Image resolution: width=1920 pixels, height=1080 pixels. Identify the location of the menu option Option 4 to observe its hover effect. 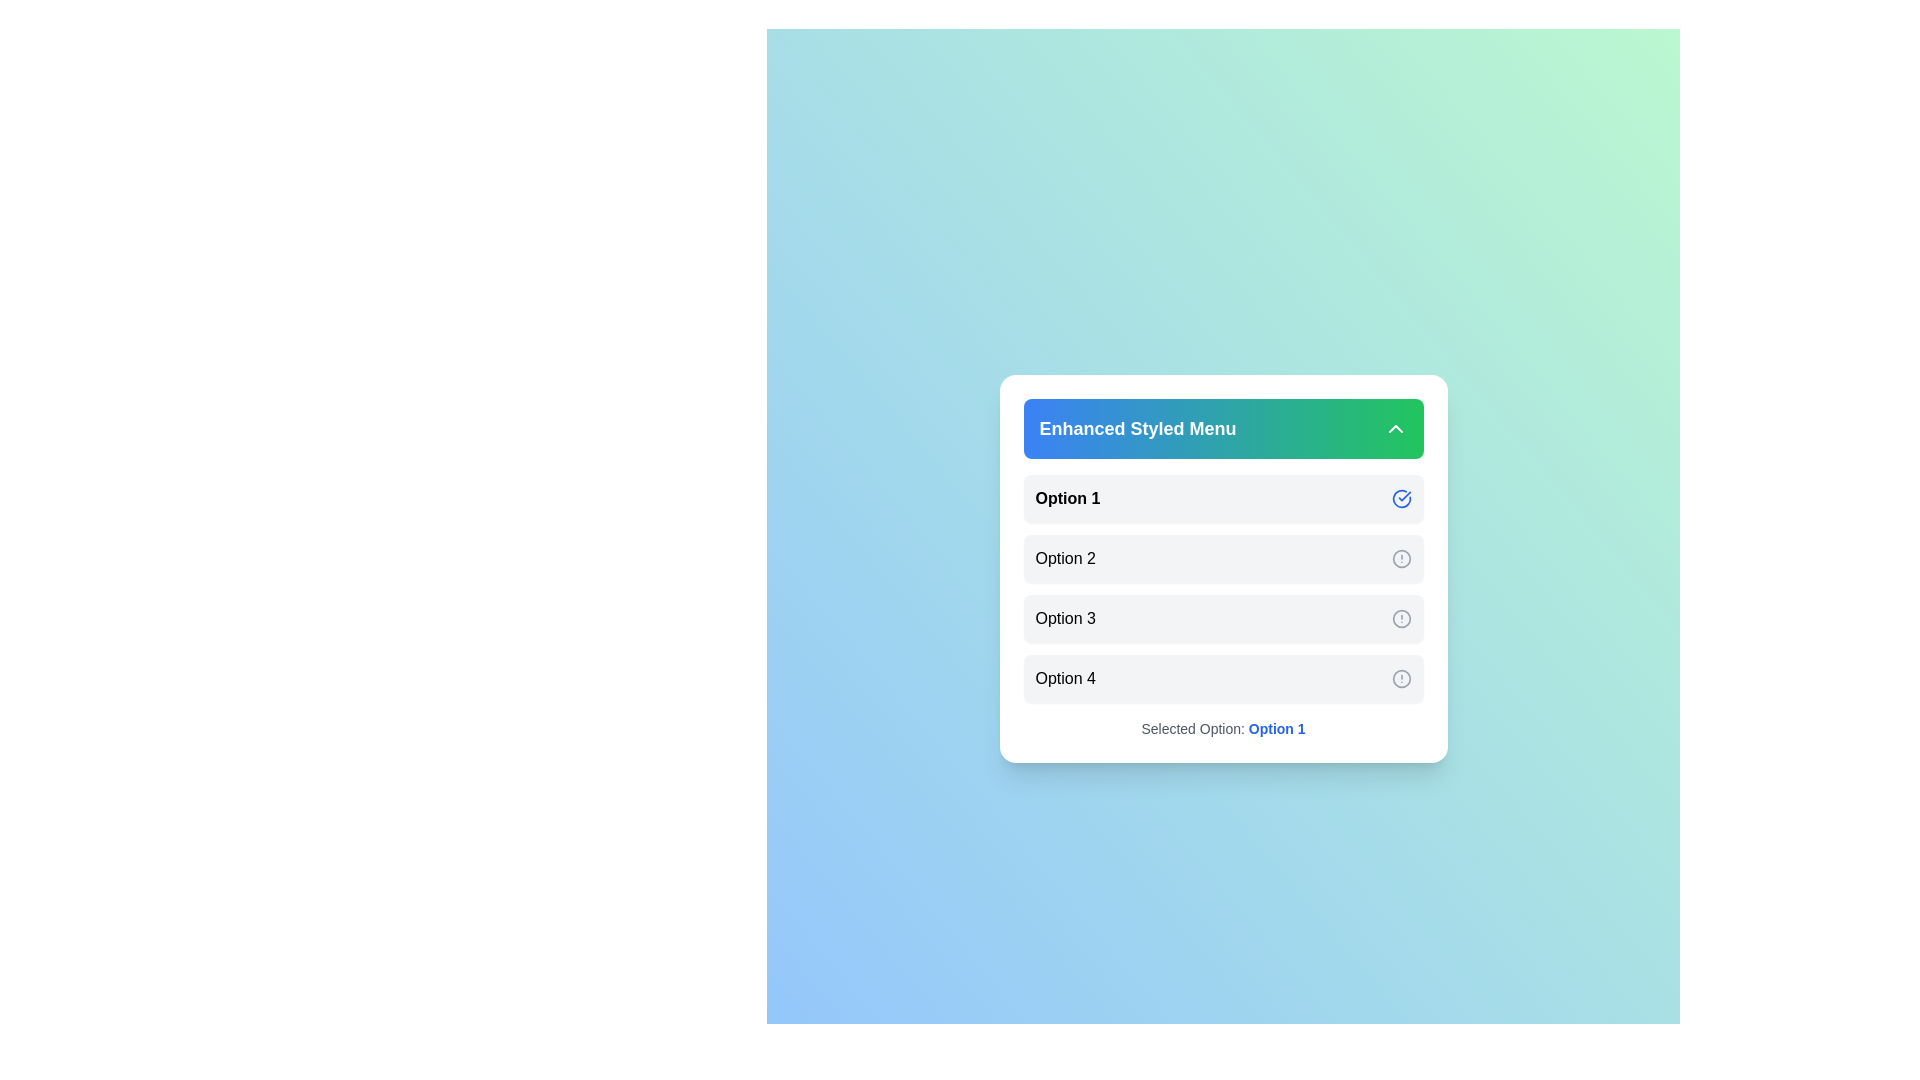
(1222, 677).